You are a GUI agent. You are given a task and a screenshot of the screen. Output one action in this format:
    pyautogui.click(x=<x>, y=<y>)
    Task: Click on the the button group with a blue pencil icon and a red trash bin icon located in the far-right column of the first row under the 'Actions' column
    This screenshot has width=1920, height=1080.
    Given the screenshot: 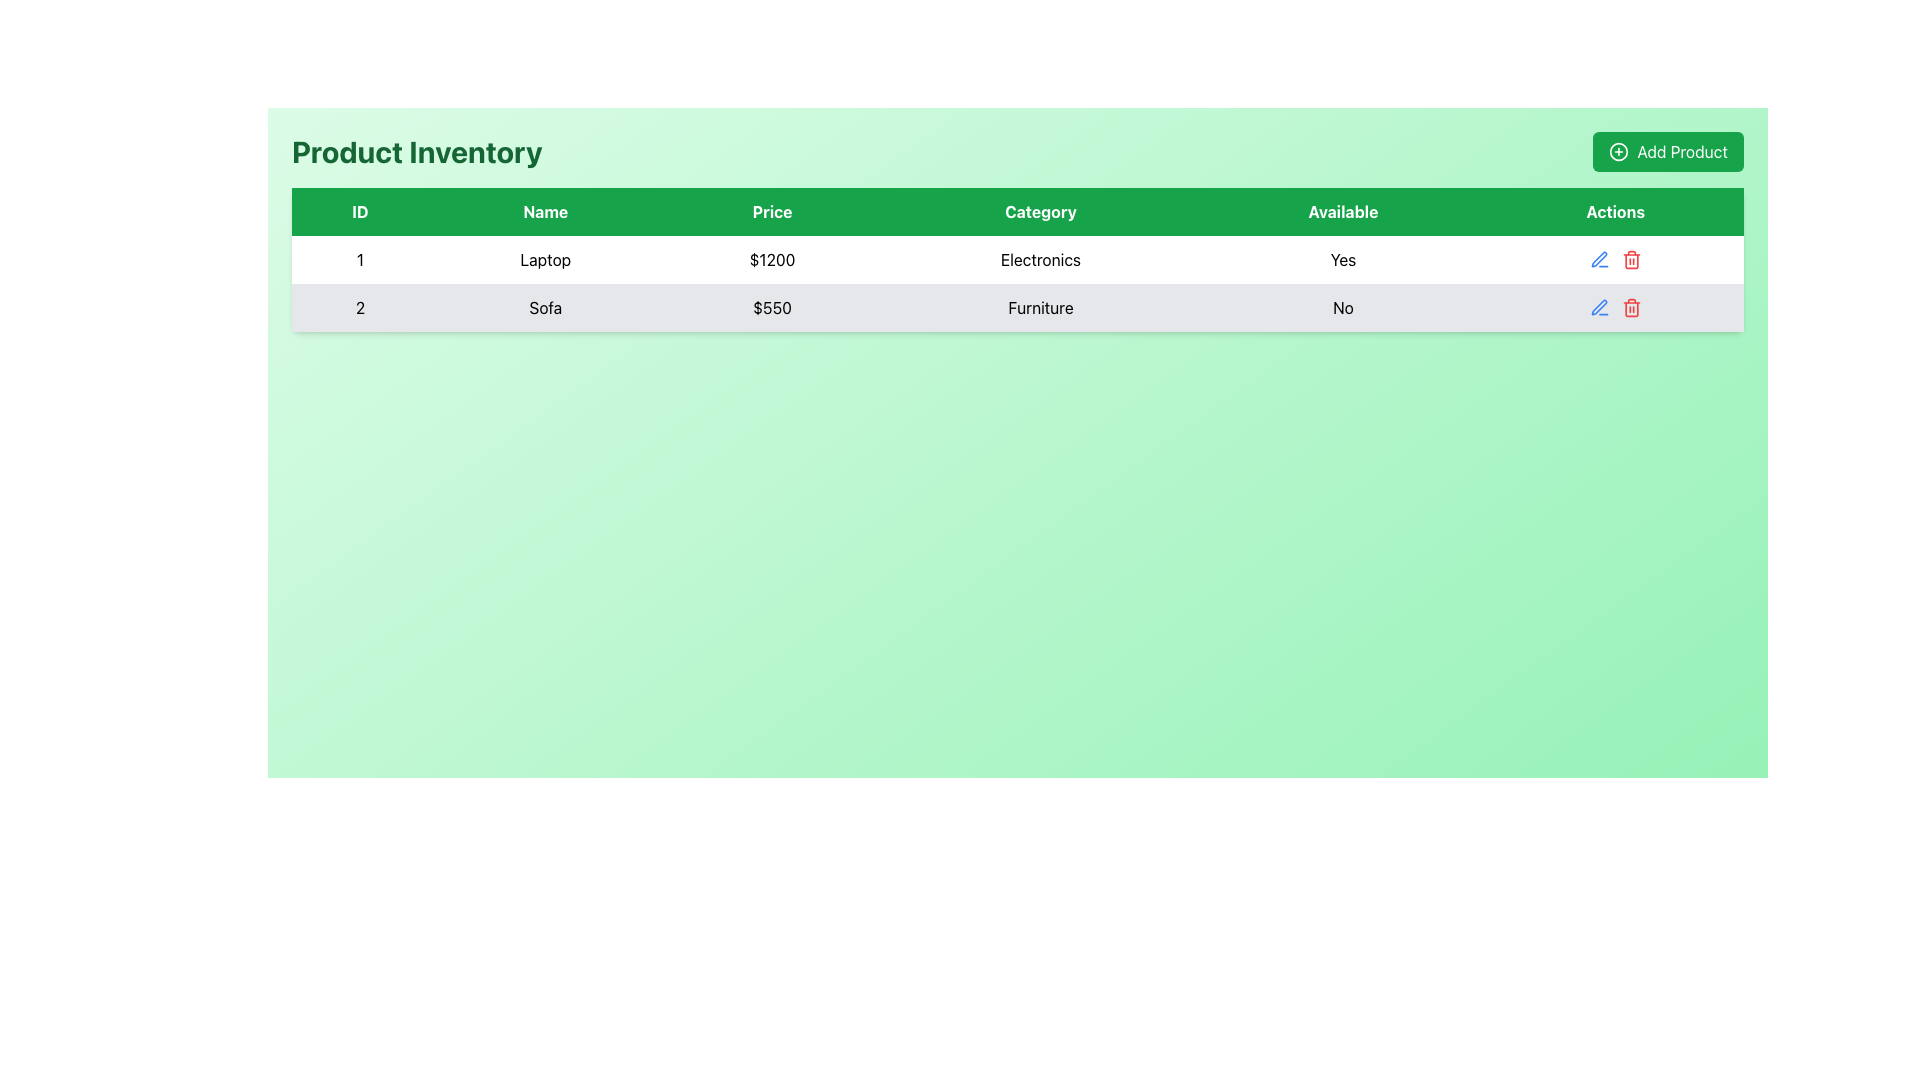 What is the action you would take?
    pyautogui.click(x=1615, y=258)
    